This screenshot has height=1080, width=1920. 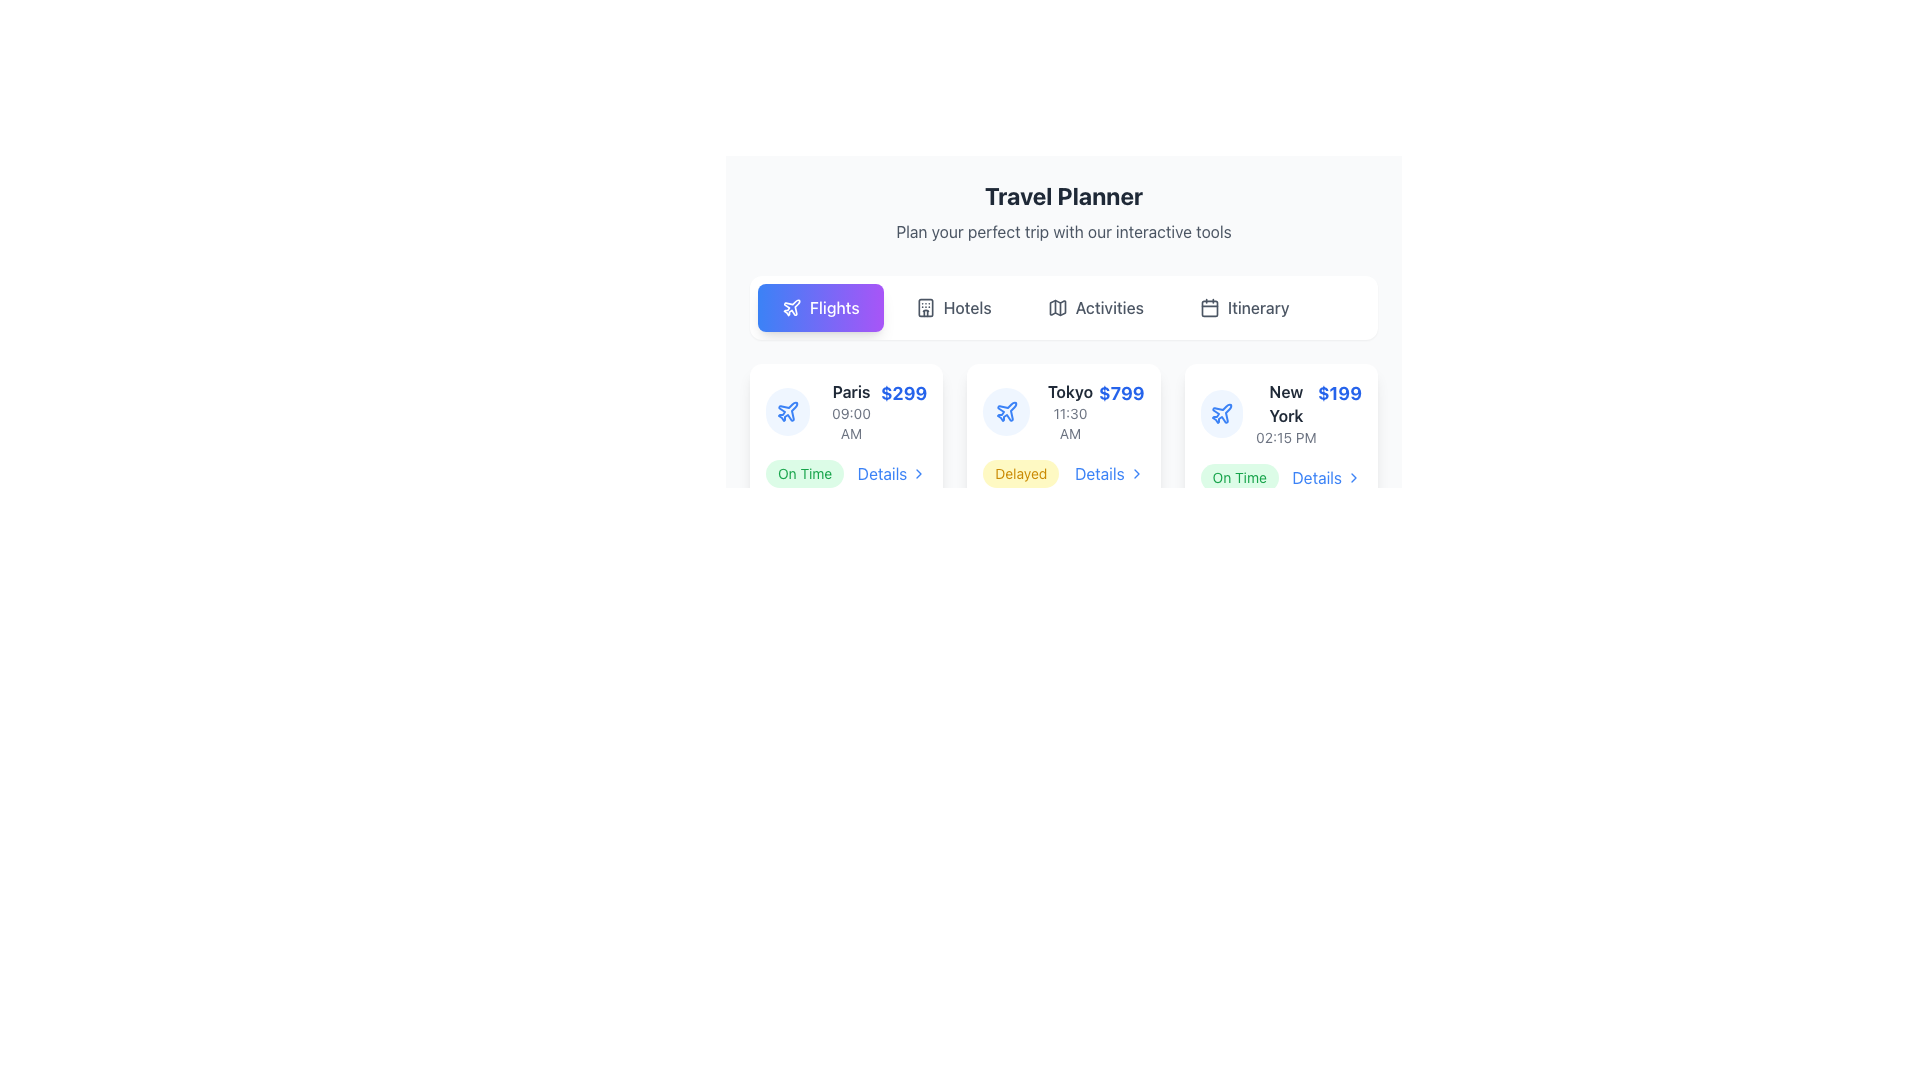 I want to click on the airplane icon that serves as a visual identifier for flight information, located in the middle card for 'Tokyo', so click(x=1006, y=411).